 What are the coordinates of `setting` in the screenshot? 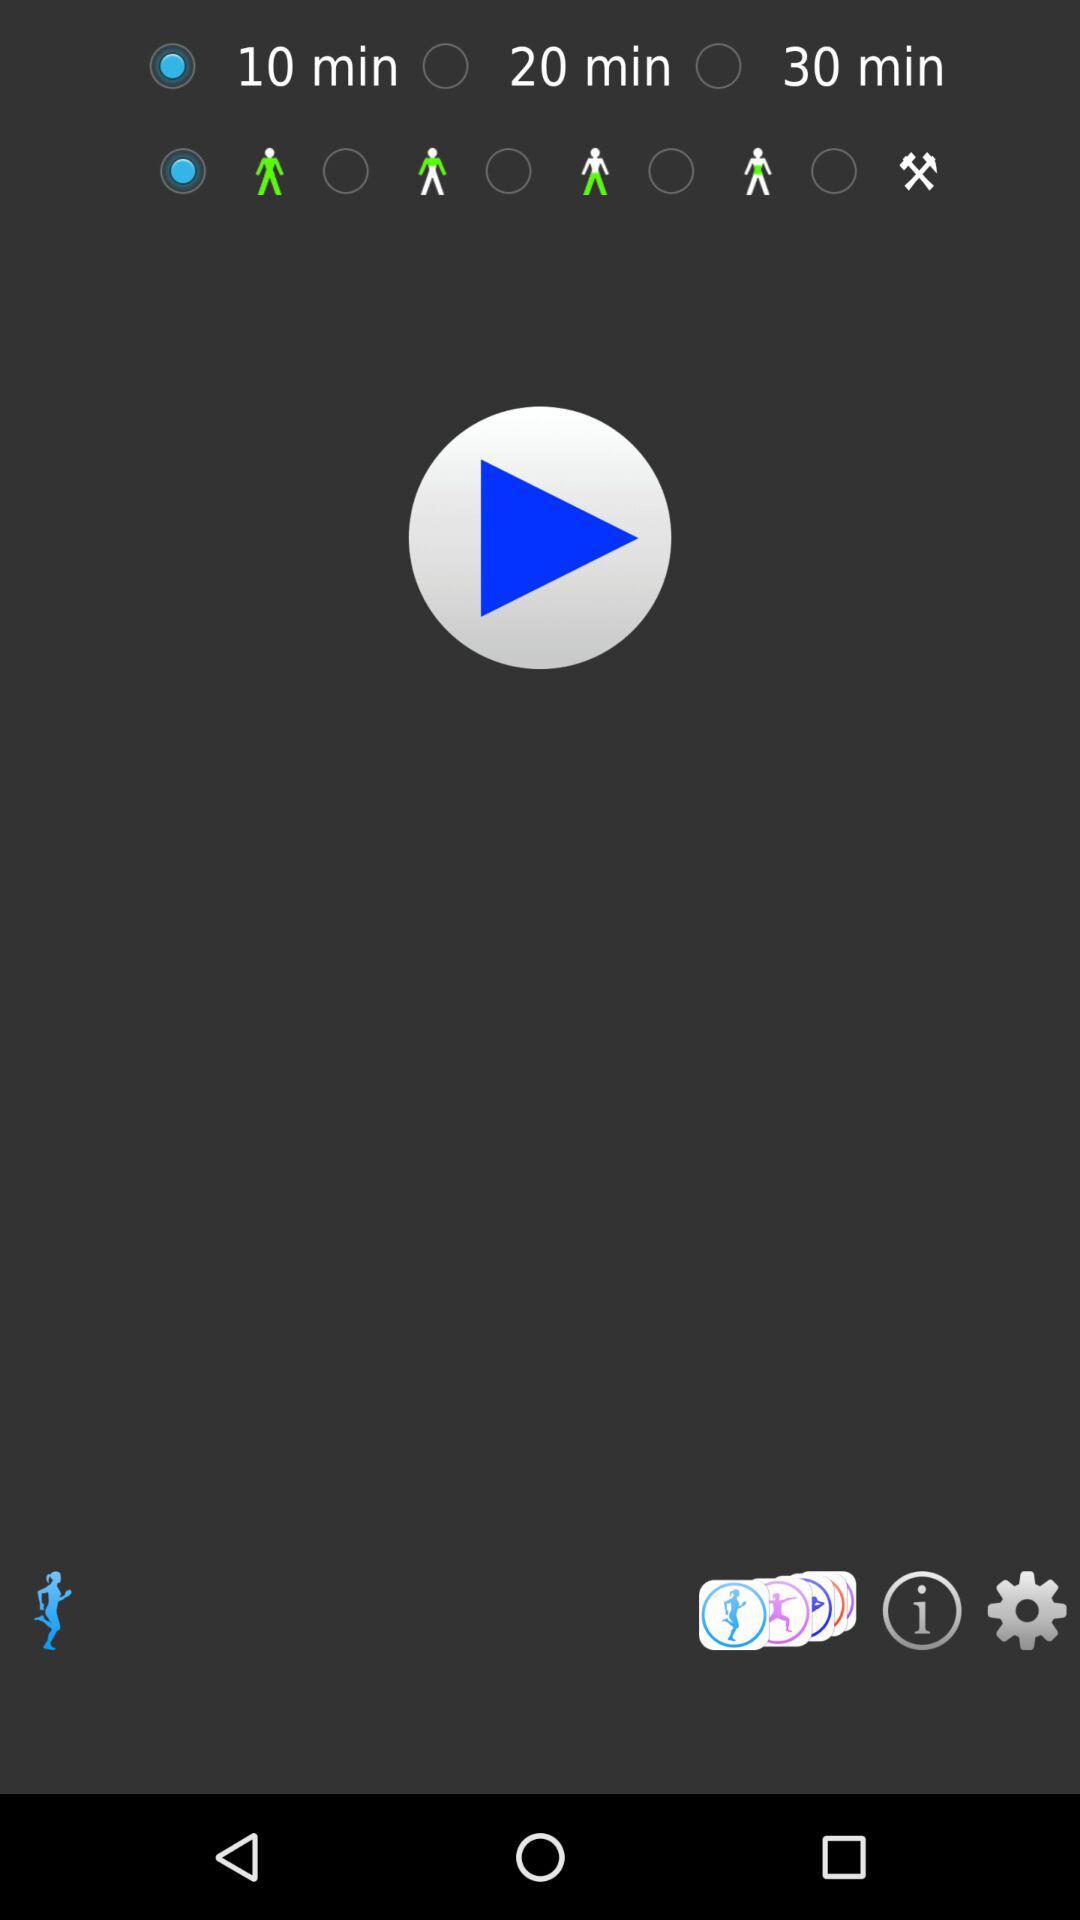 It's located at (1027, 1610).